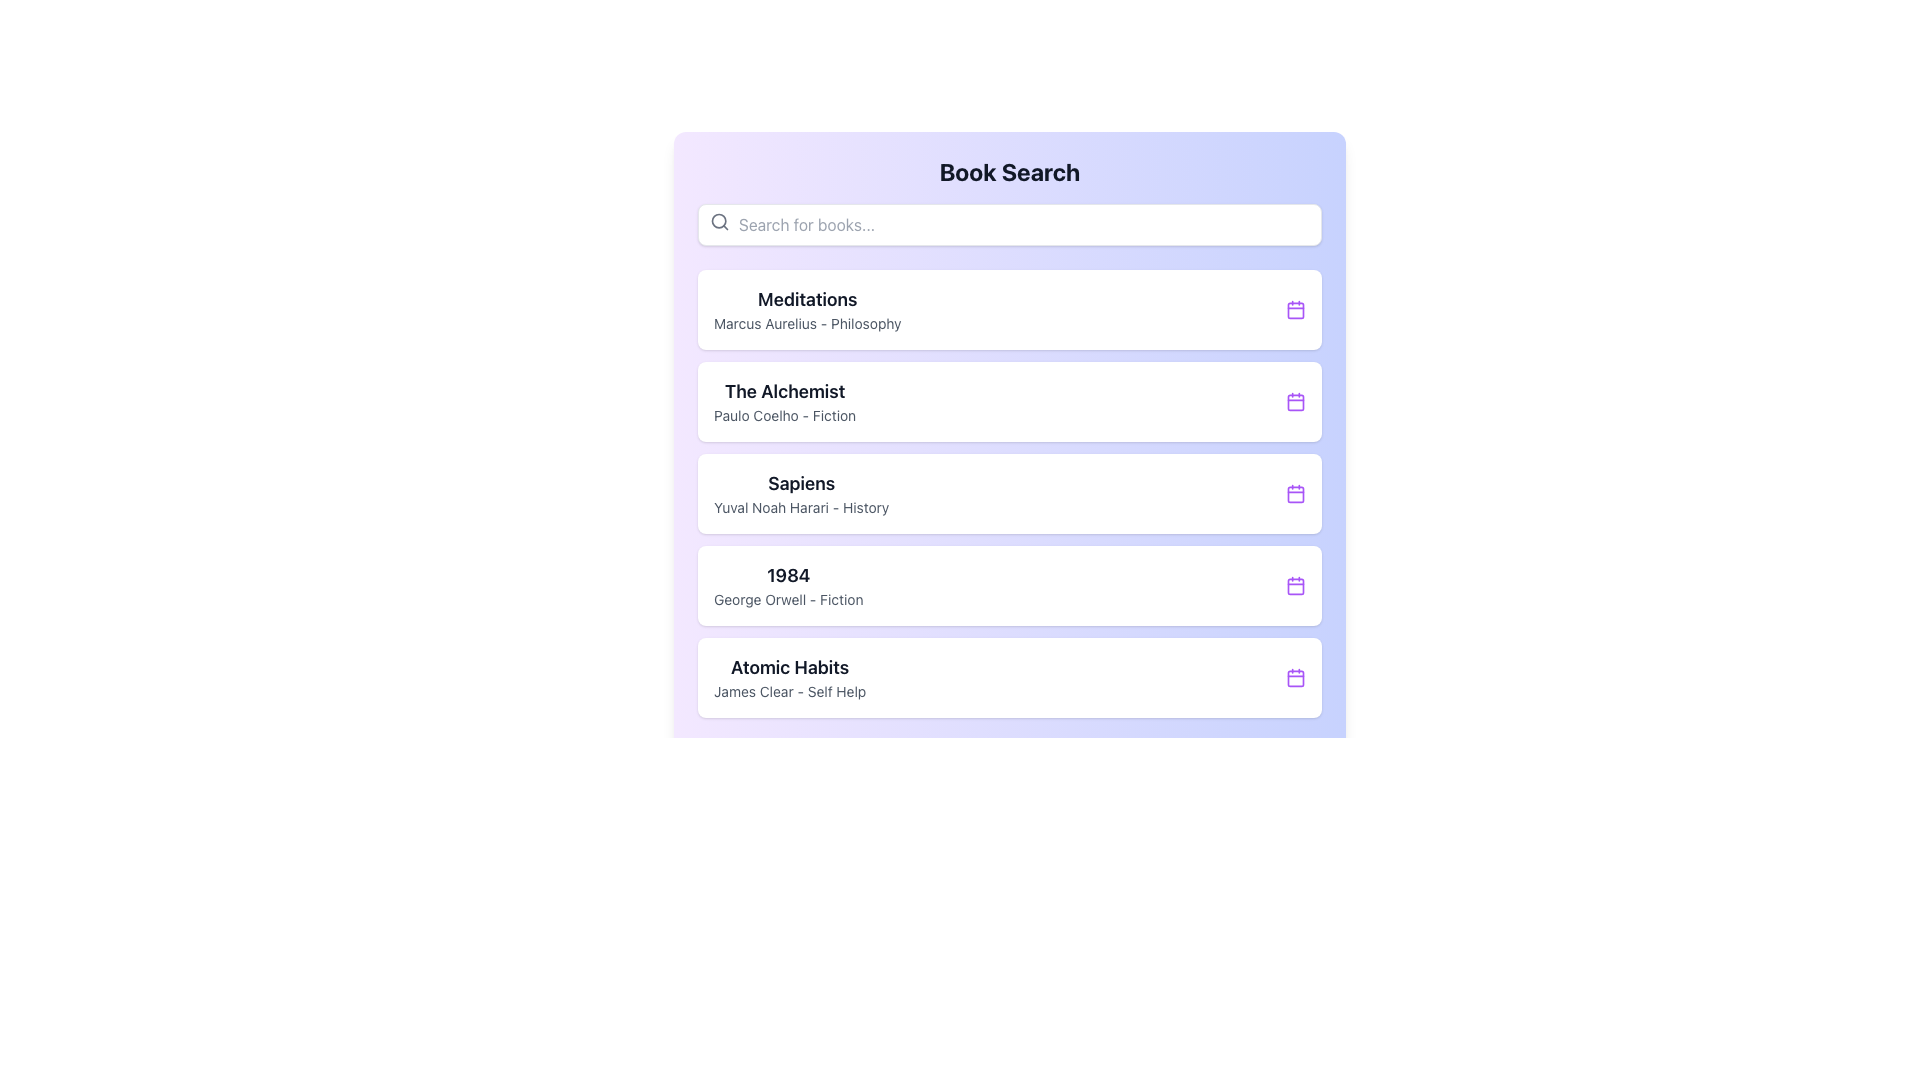 The width and height of the screenshot is (1920, 1080). Describe the element at coordinates (789, 667) in the screenshot. I see `the text element displaying the title 'Atomic Habits', which is prominently styled in bold and larger font, located above the descriptive text in the last book entry of the list` at that location.